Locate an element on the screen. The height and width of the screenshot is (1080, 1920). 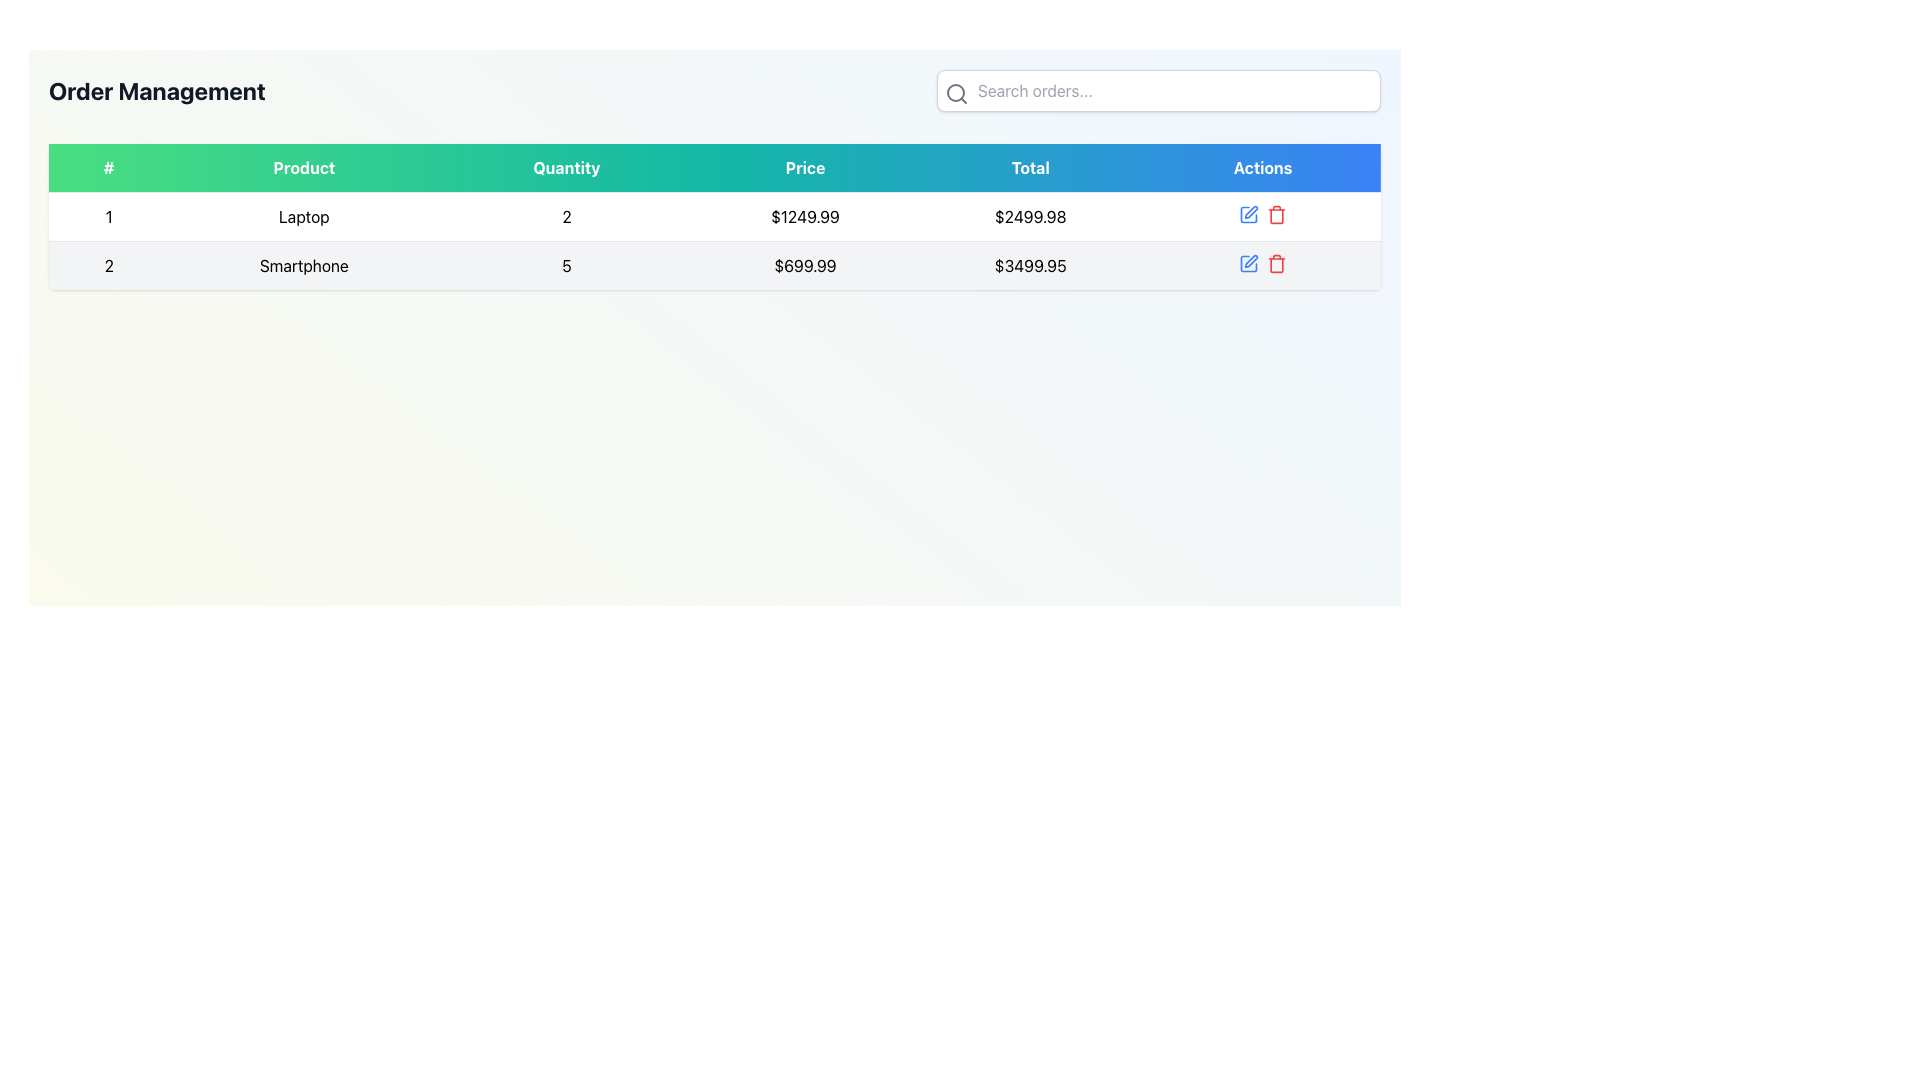
the Text Display showing the price '$699.99' in the 'Price' column of the second row ('Smartphone') in the table is located at coordinates (805, 264).